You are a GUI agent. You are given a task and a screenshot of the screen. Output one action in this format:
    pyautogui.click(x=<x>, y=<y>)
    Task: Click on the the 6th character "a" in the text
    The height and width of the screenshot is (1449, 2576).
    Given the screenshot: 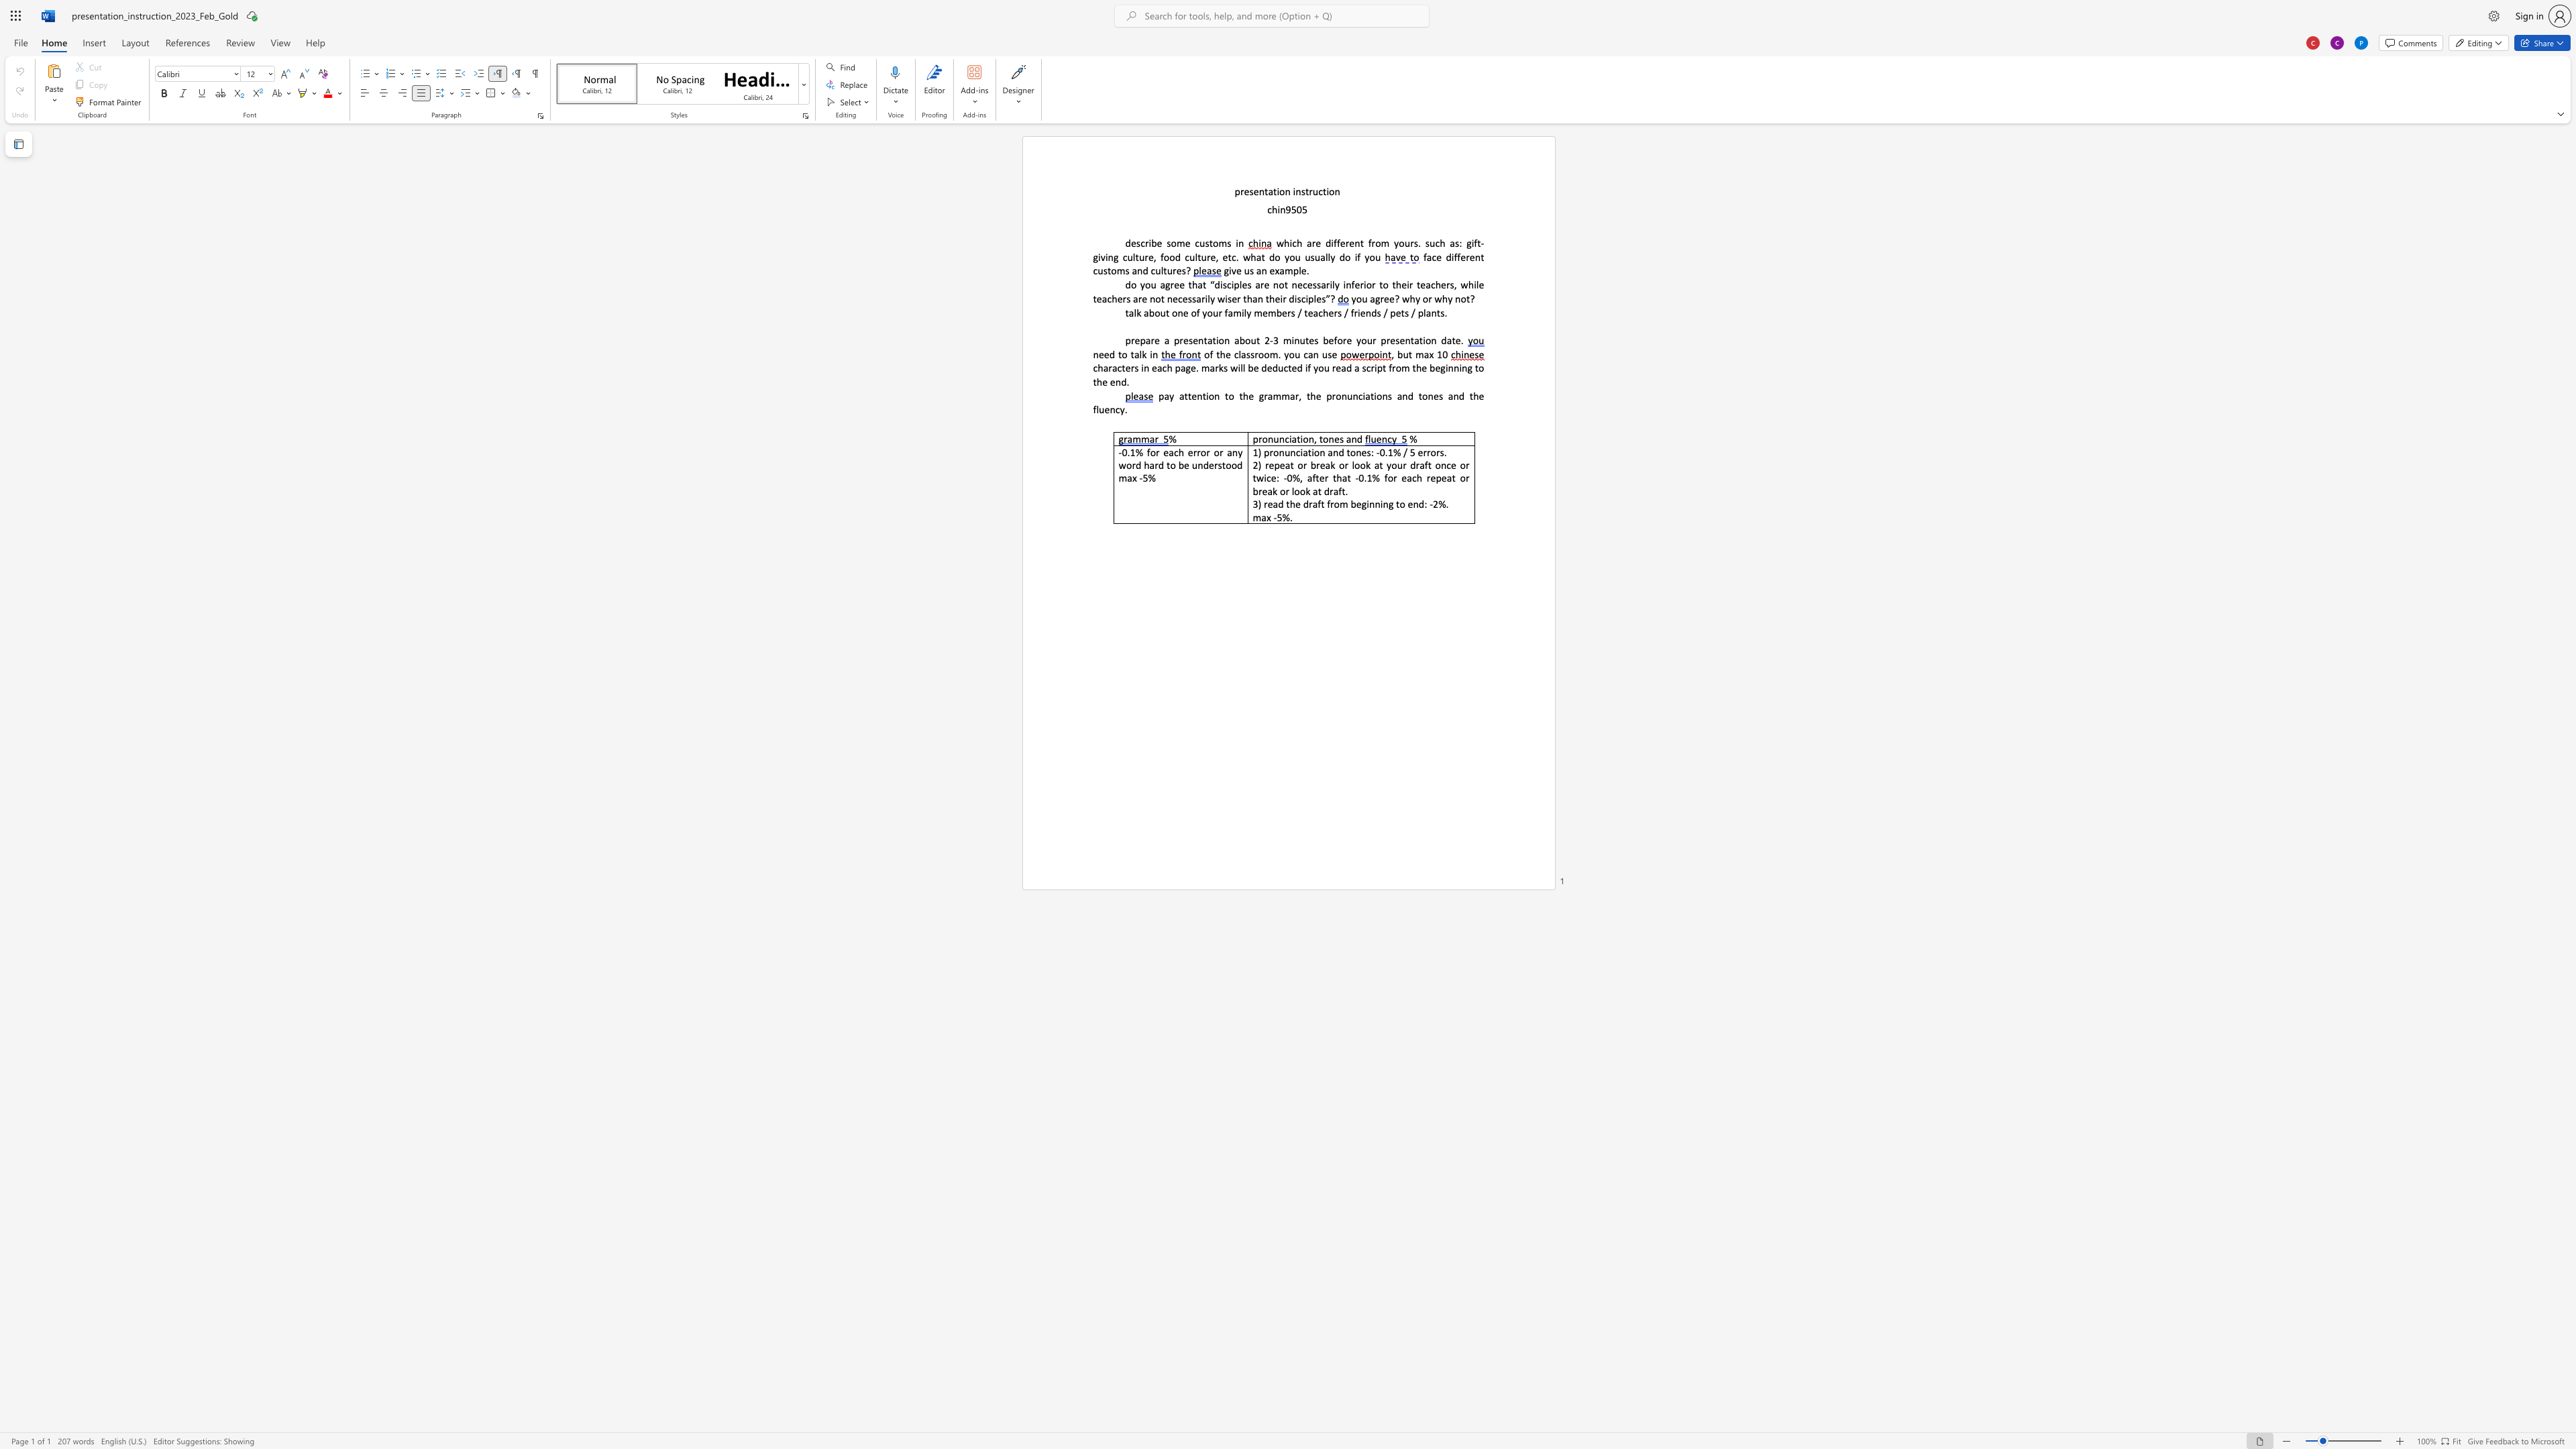 What is the action you would take?
    pyautogui.click(x=1104, y=299)
    